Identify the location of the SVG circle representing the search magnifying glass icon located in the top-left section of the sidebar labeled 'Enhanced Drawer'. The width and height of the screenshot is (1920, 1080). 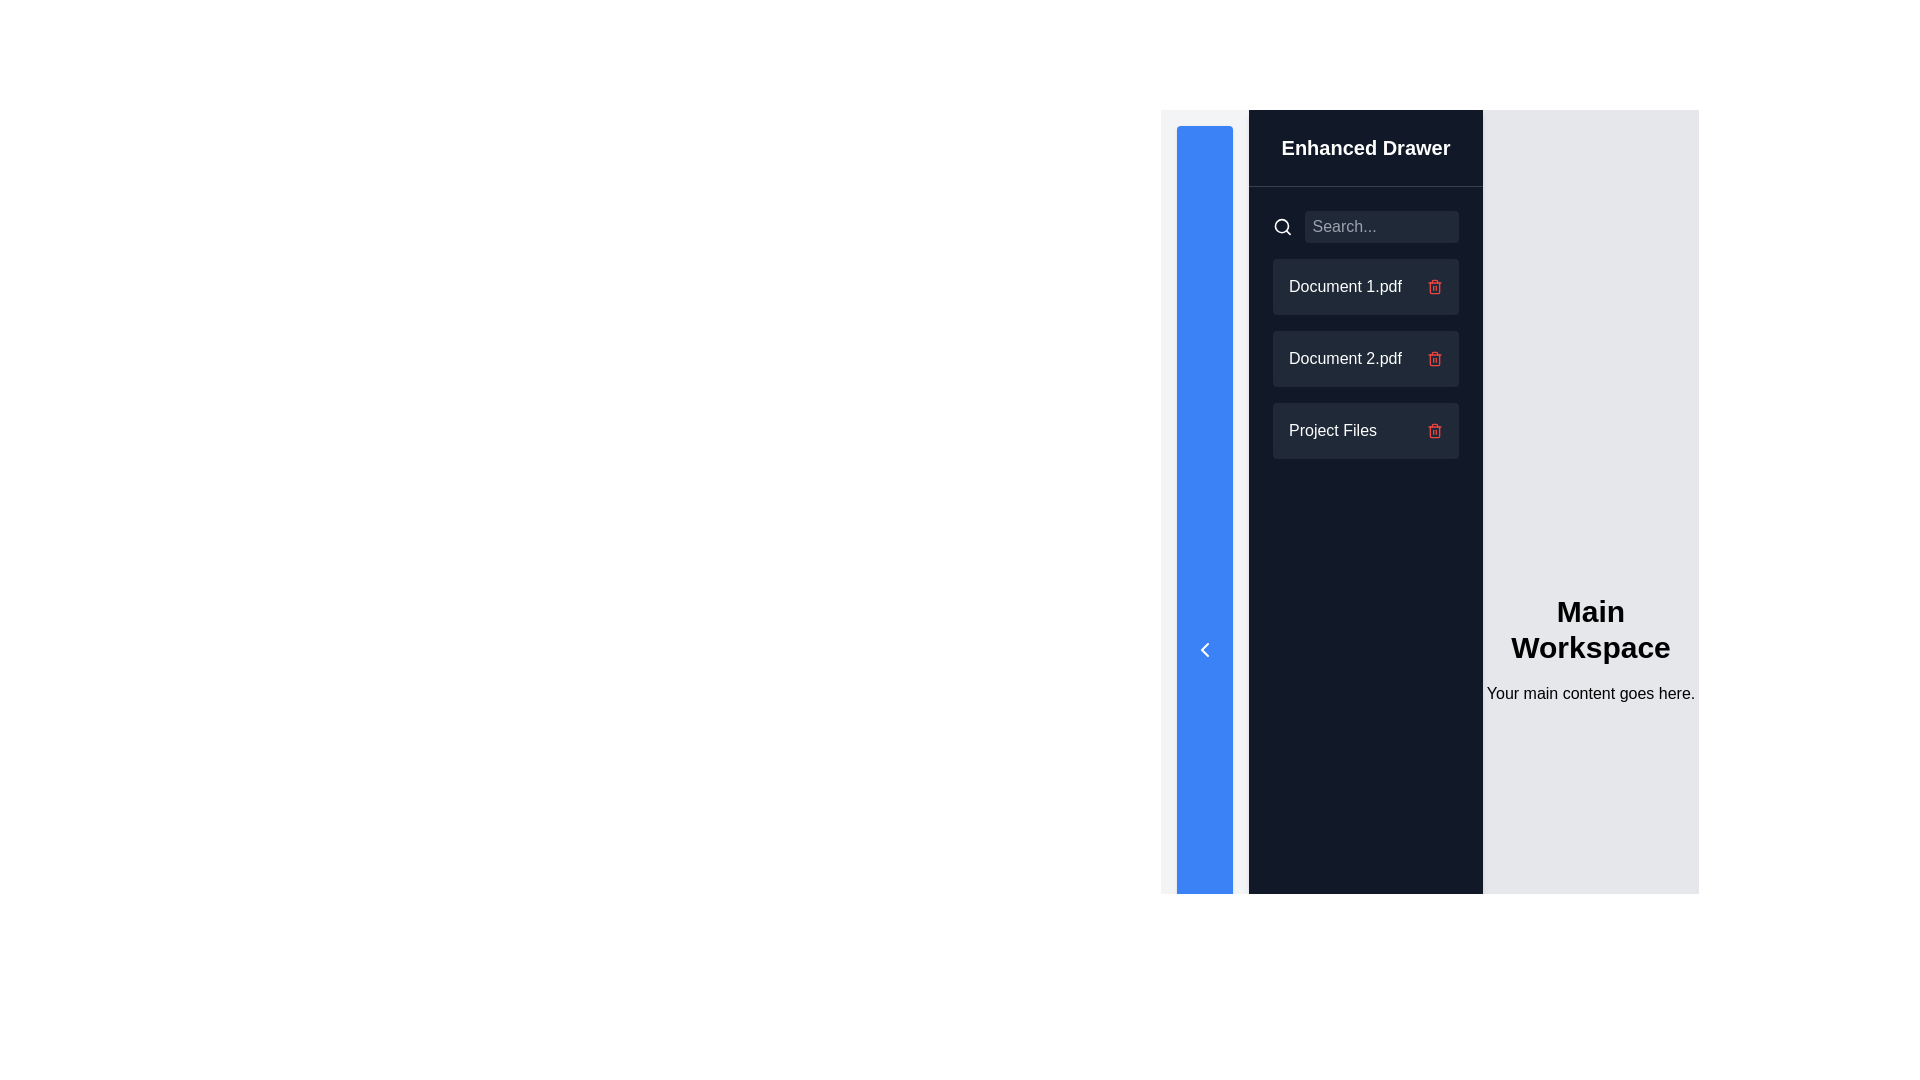
(1281, 225).